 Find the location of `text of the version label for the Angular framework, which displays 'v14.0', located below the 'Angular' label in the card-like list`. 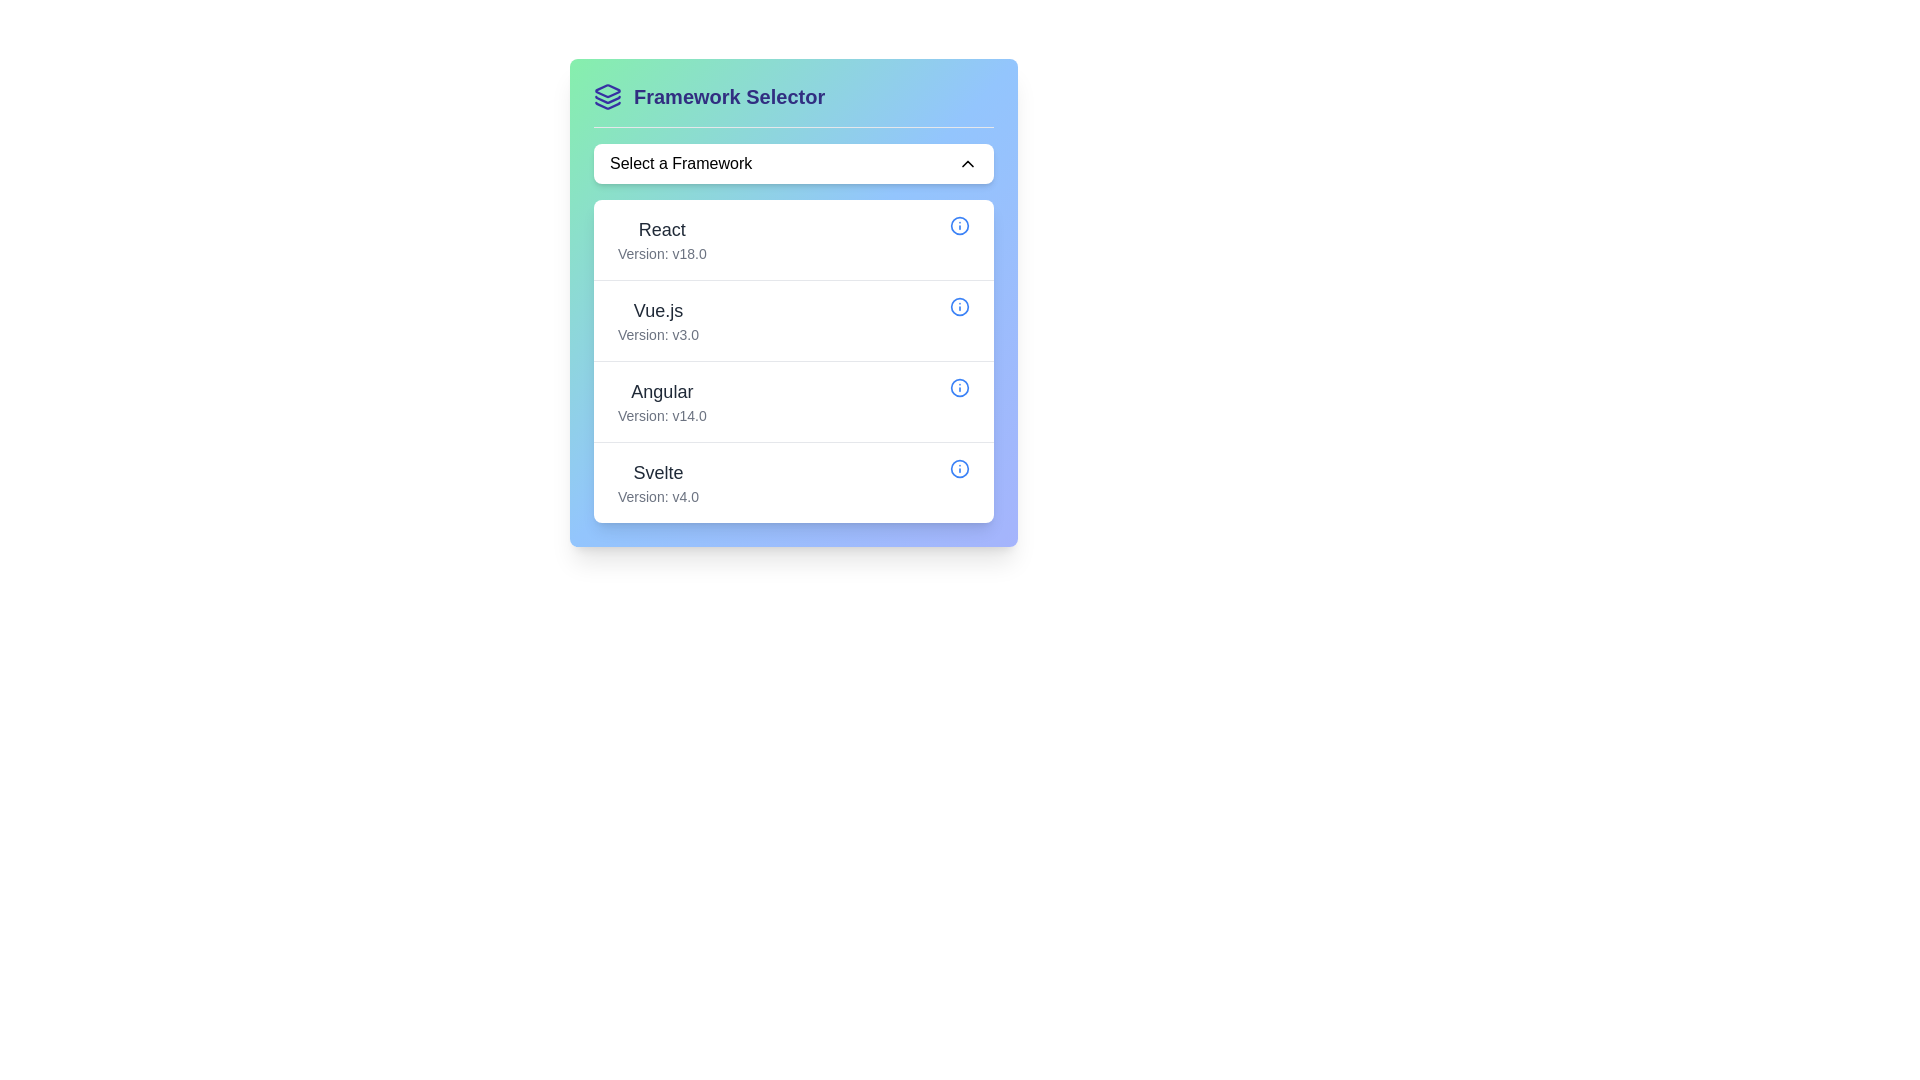

text of the version label for the Angular framework, which displays 'v14.0', located below the 'Angular' label in the card-like list is located at coordinates (662, 415).